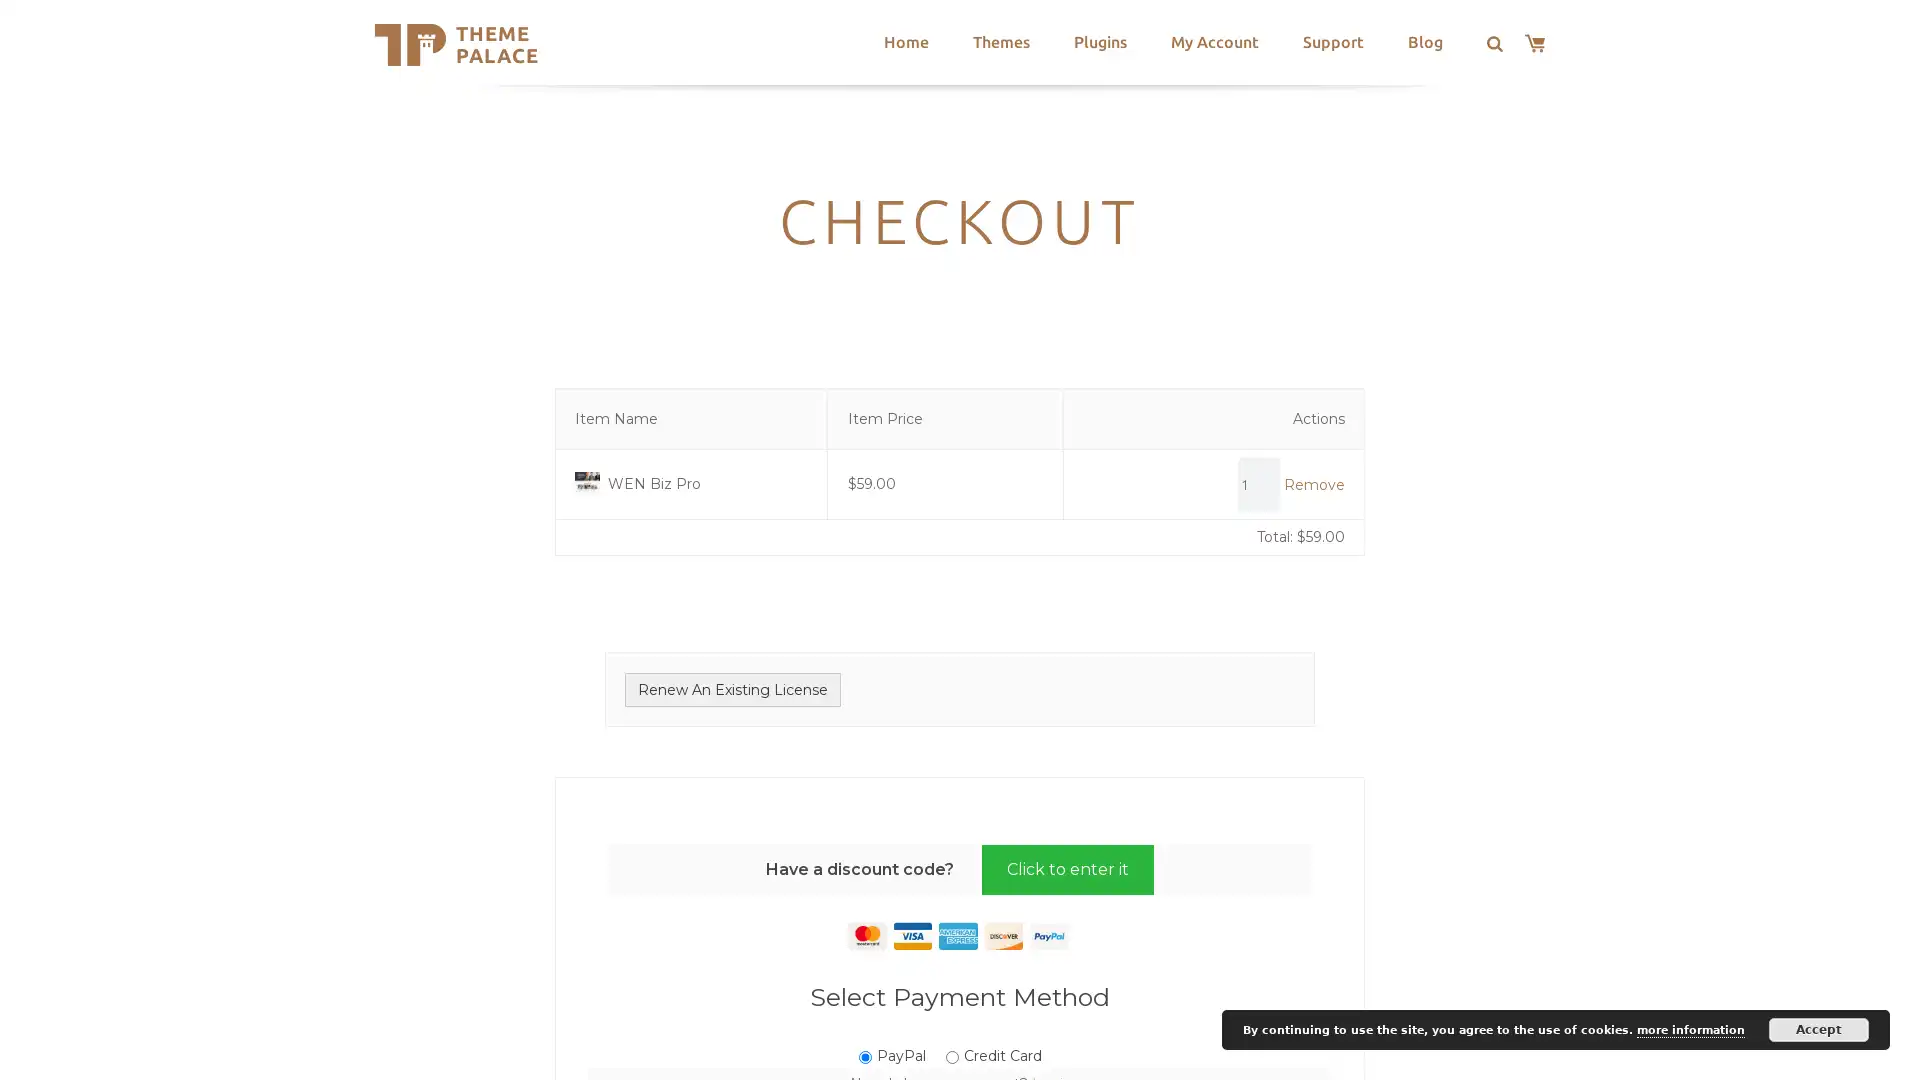  Describe the element at coordinates (1819, 1029) in the screenshot. I see `Accept` at that location.